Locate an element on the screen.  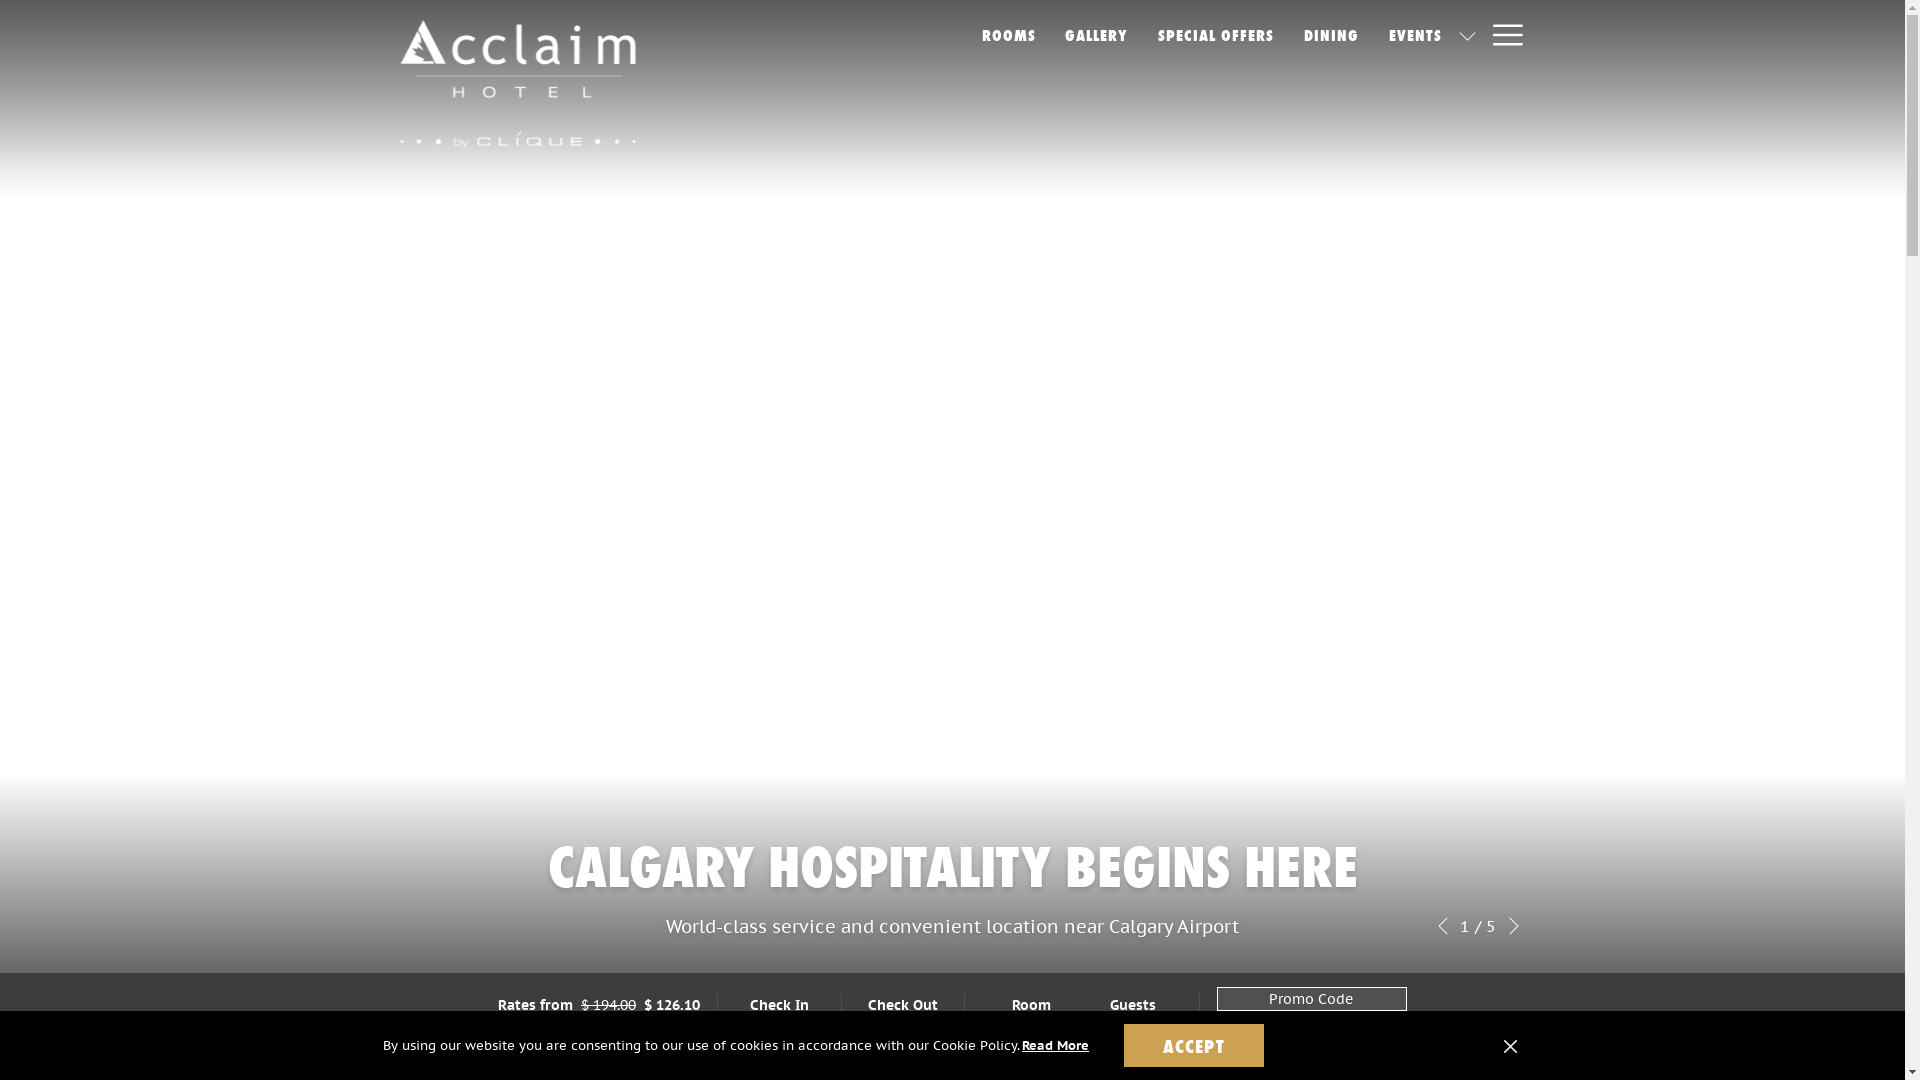
'GALLERY' is located at coordinates (1049, 34).